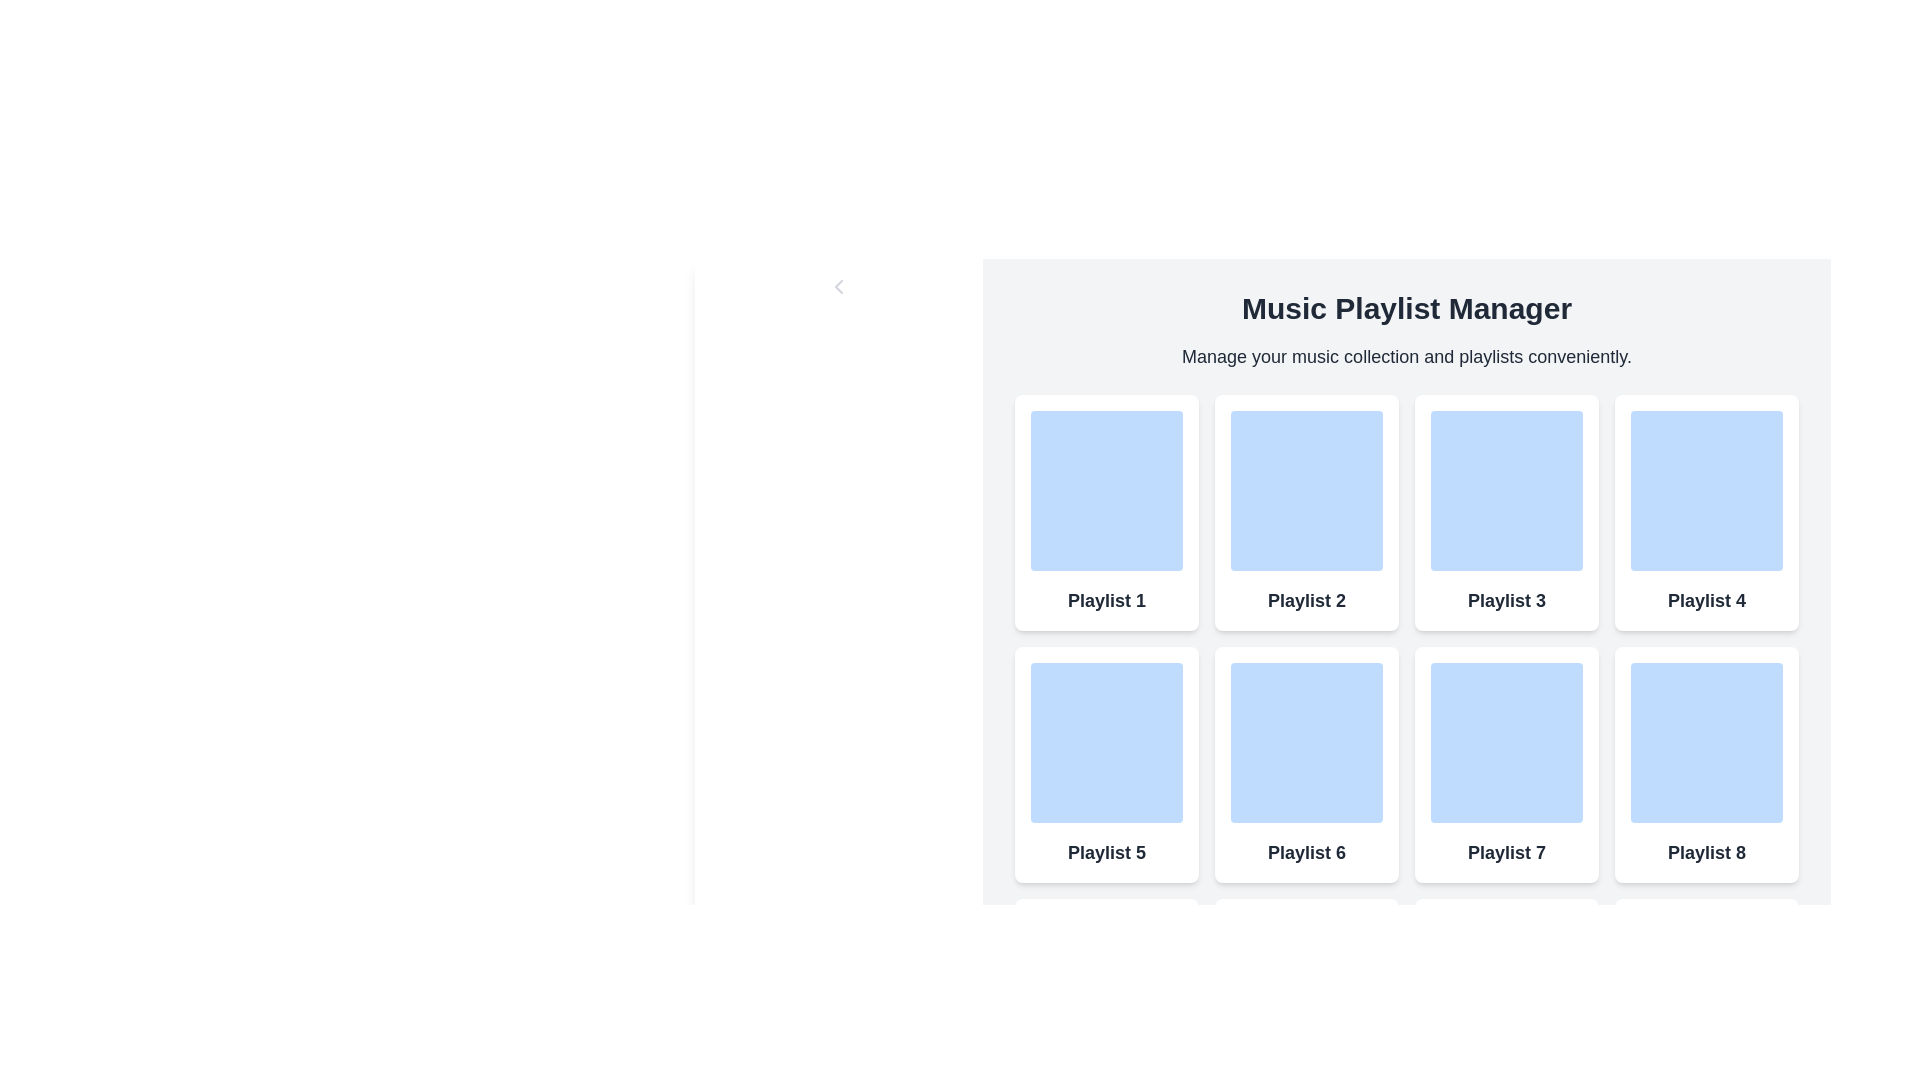 The image size is (1920, 1080). I want to click on text displayed in the Text Label that shows 'Playlist 2', which is a bold, large font style located in the second playlist card of the grid layout, so click(1306, 600).